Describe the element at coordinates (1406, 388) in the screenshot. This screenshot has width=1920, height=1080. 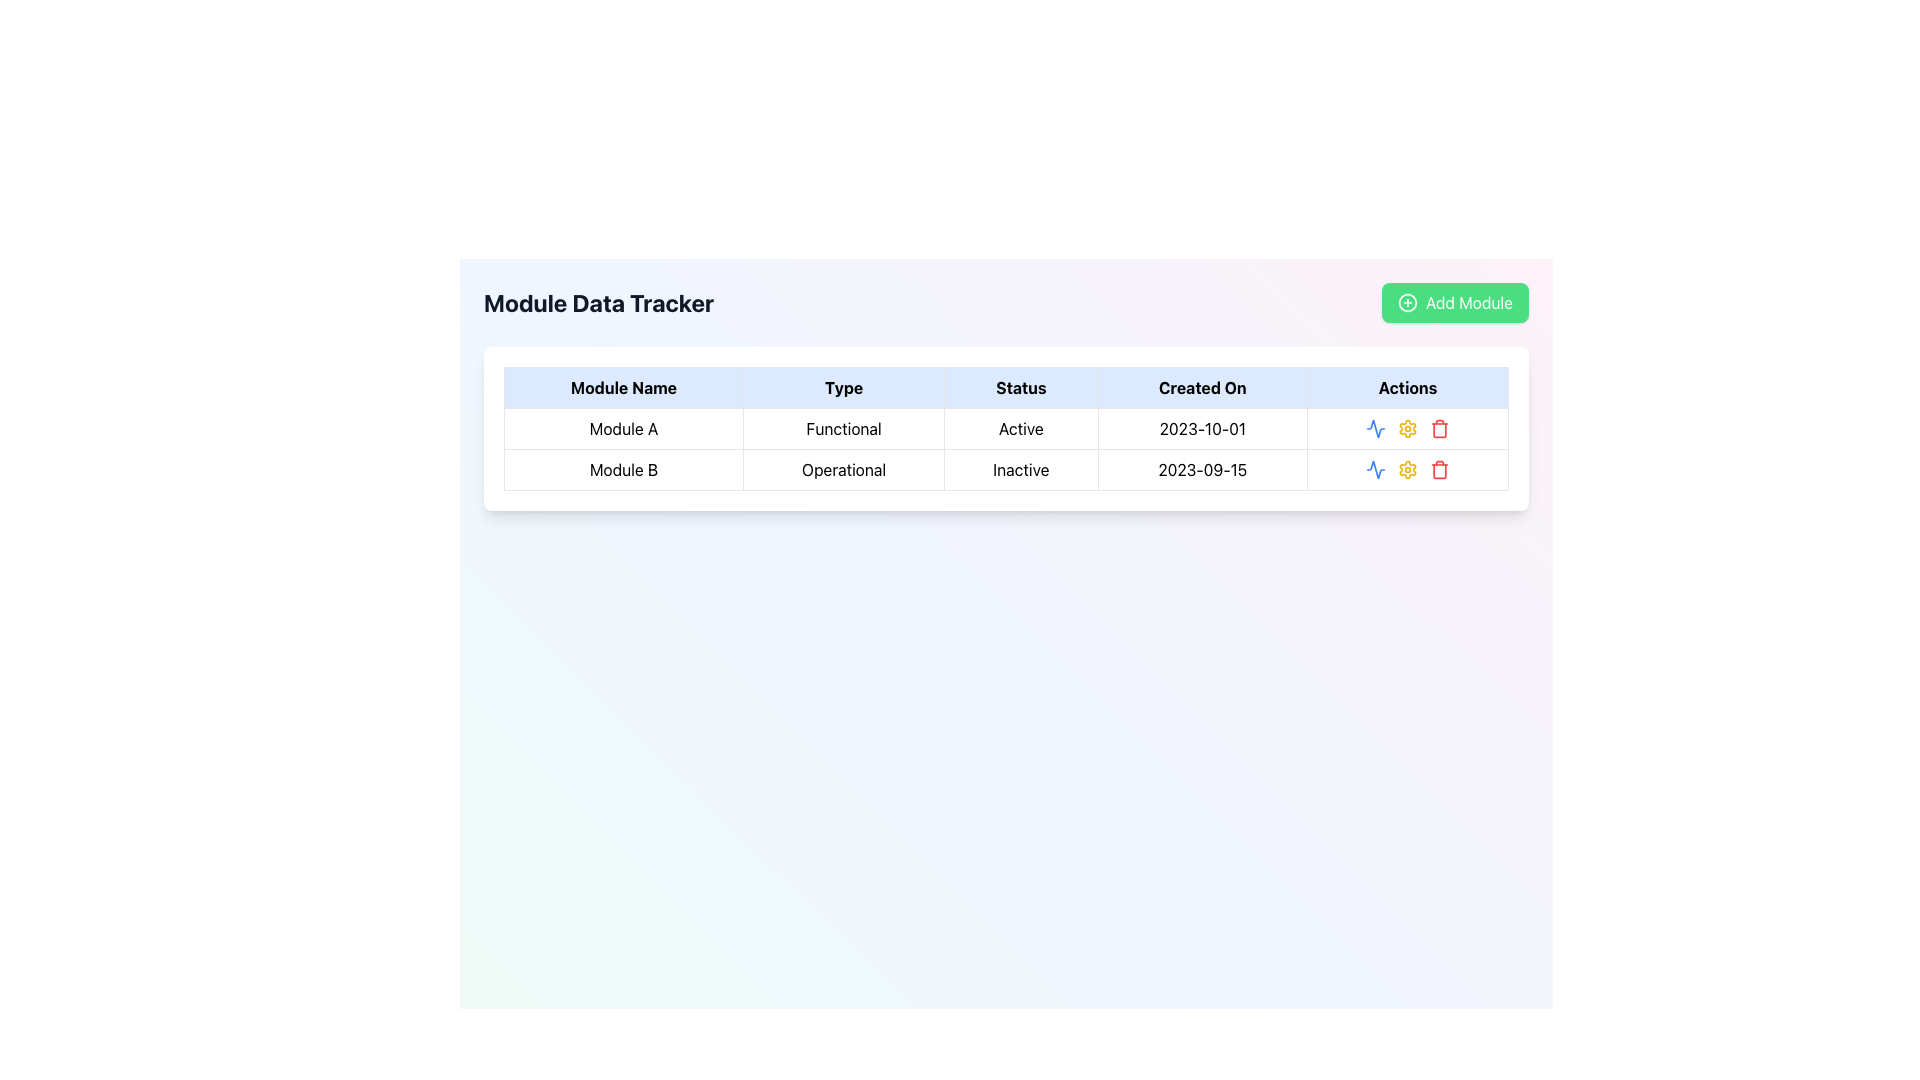
I see `the non-interactive table header that labels the 'Actions' column, which is the fifth header in the table and located at the far right` at that location.